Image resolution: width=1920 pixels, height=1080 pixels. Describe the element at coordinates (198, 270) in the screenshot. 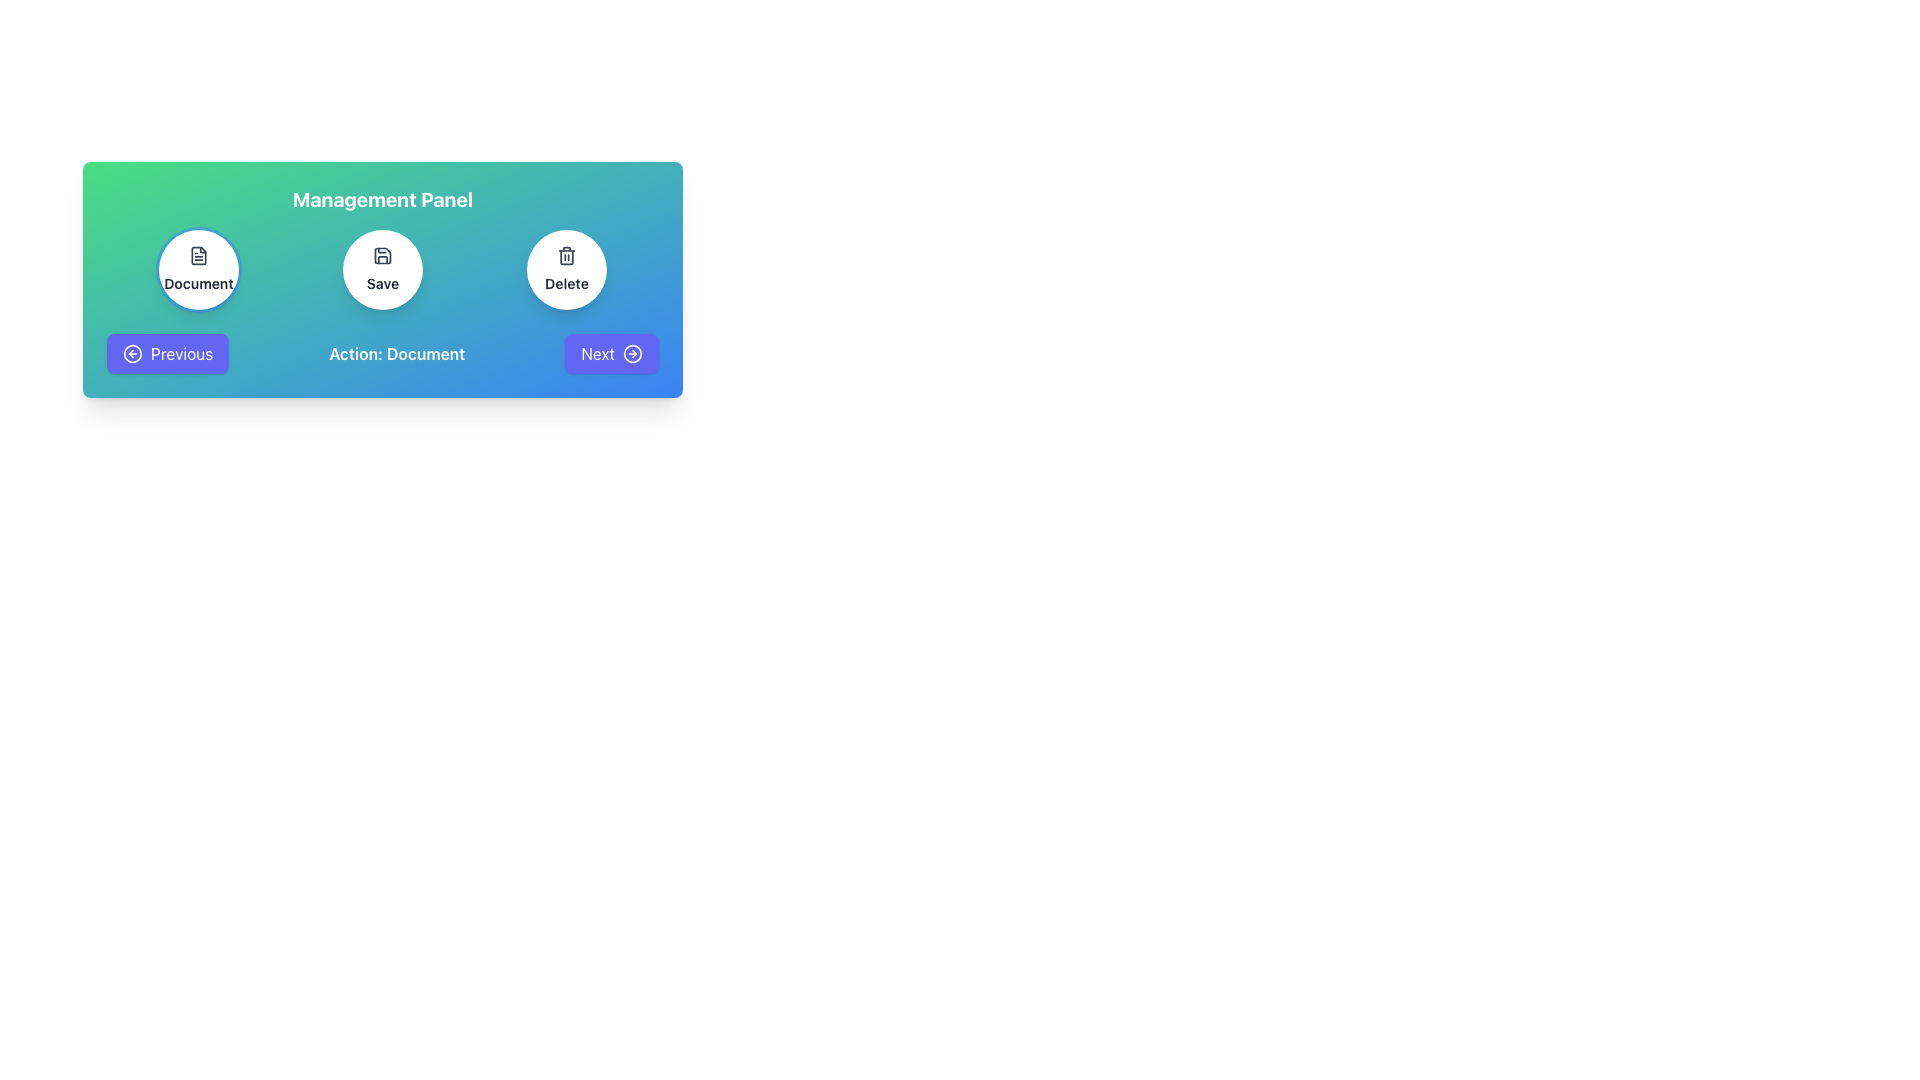

I see `the leftmost circular button that represents a 'Document'-related feature` at that location.